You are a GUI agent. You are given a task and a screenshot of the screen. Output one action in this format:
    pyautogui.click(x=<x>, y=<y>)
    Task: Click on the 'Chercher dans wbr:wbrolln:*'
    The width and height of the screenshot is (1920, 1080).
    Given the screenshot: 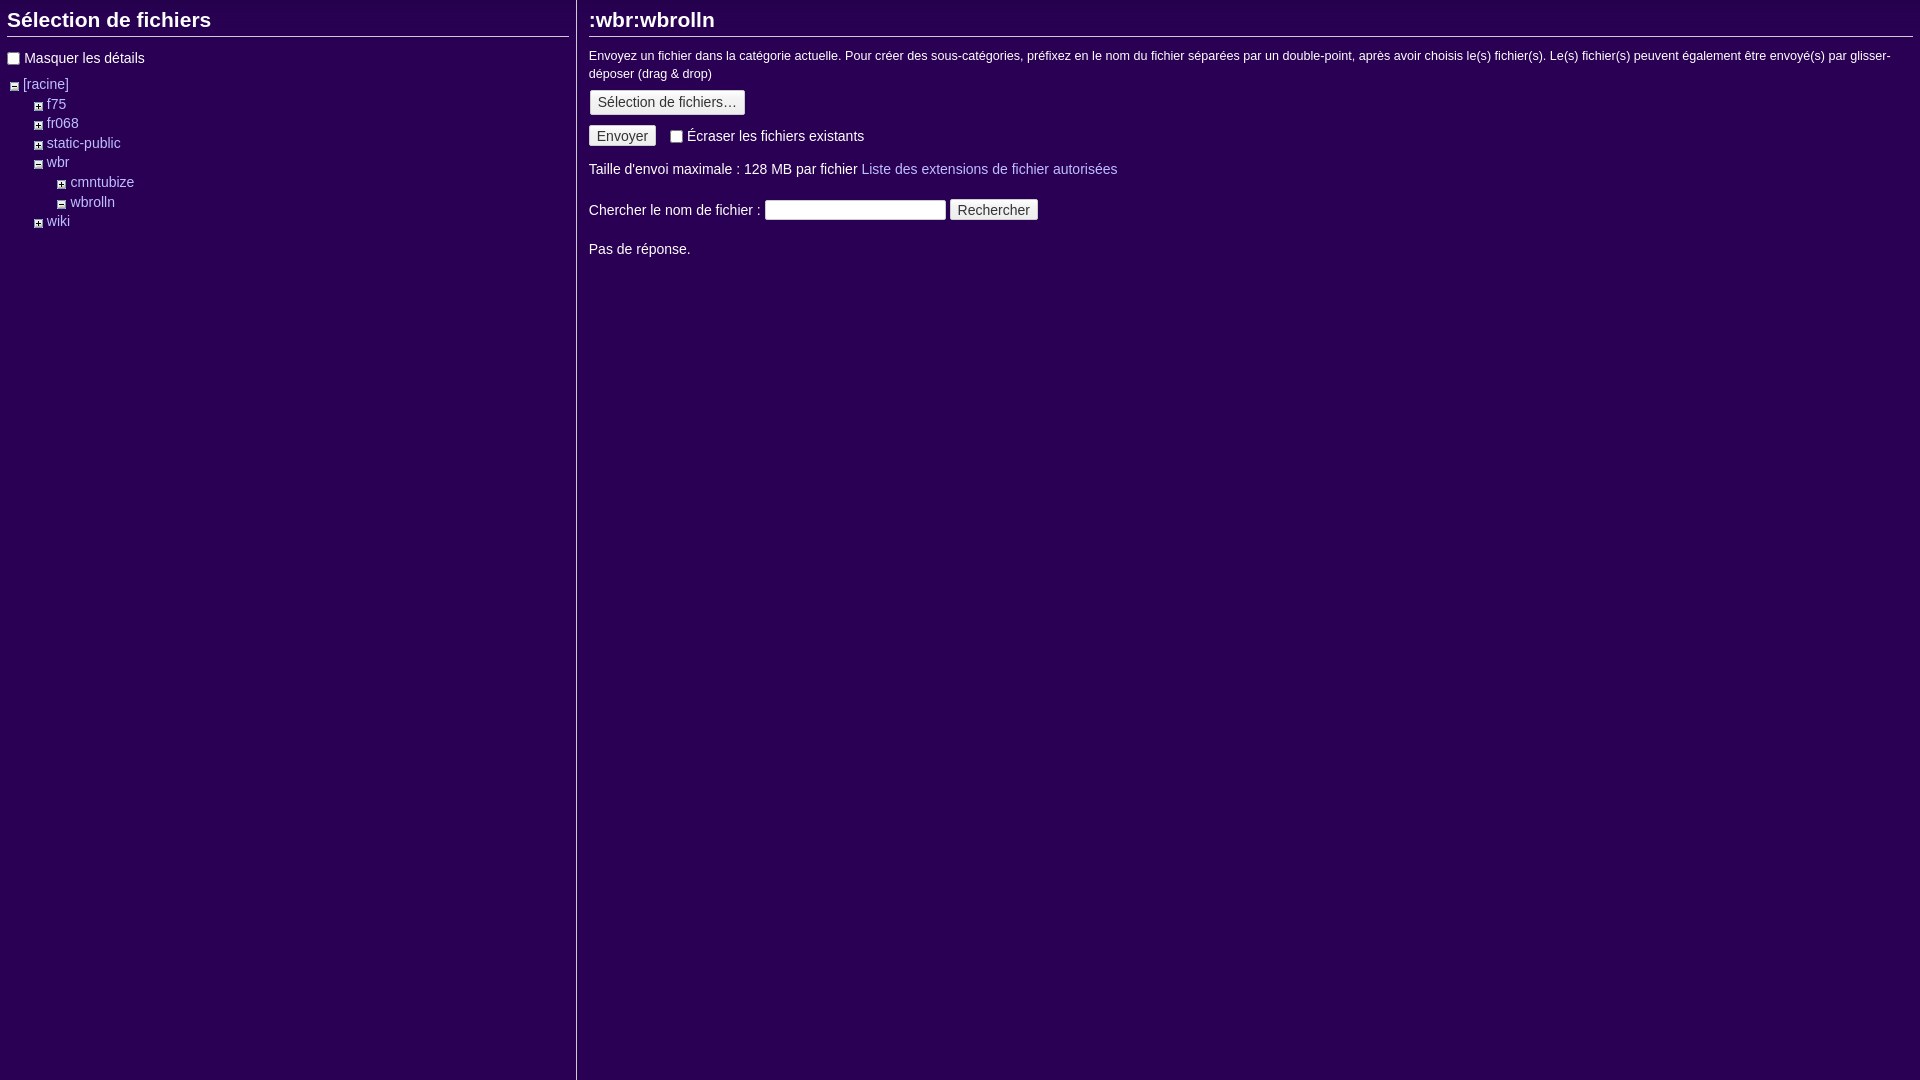 What is the action you would take?
    pyautogui.click(x=763, y=209)
    